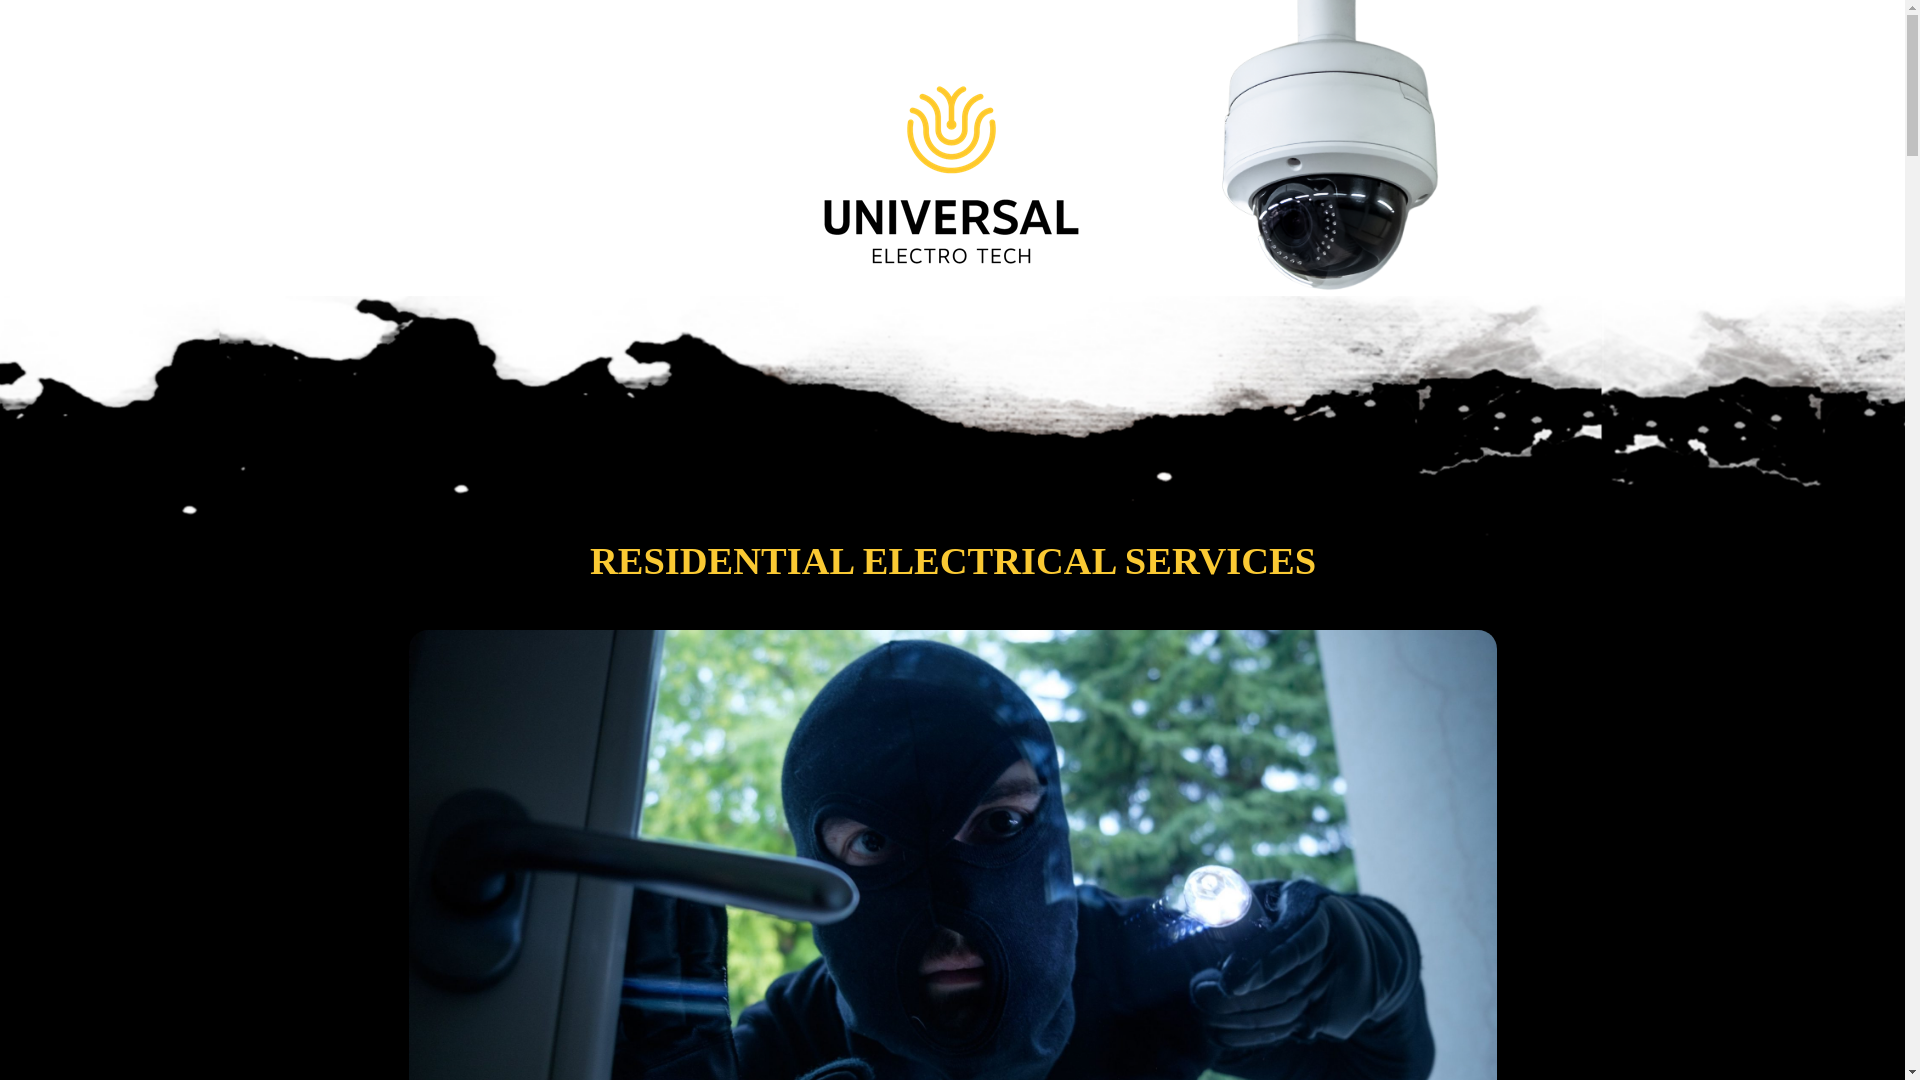  I want to click on 'logo', so click(951, 132).